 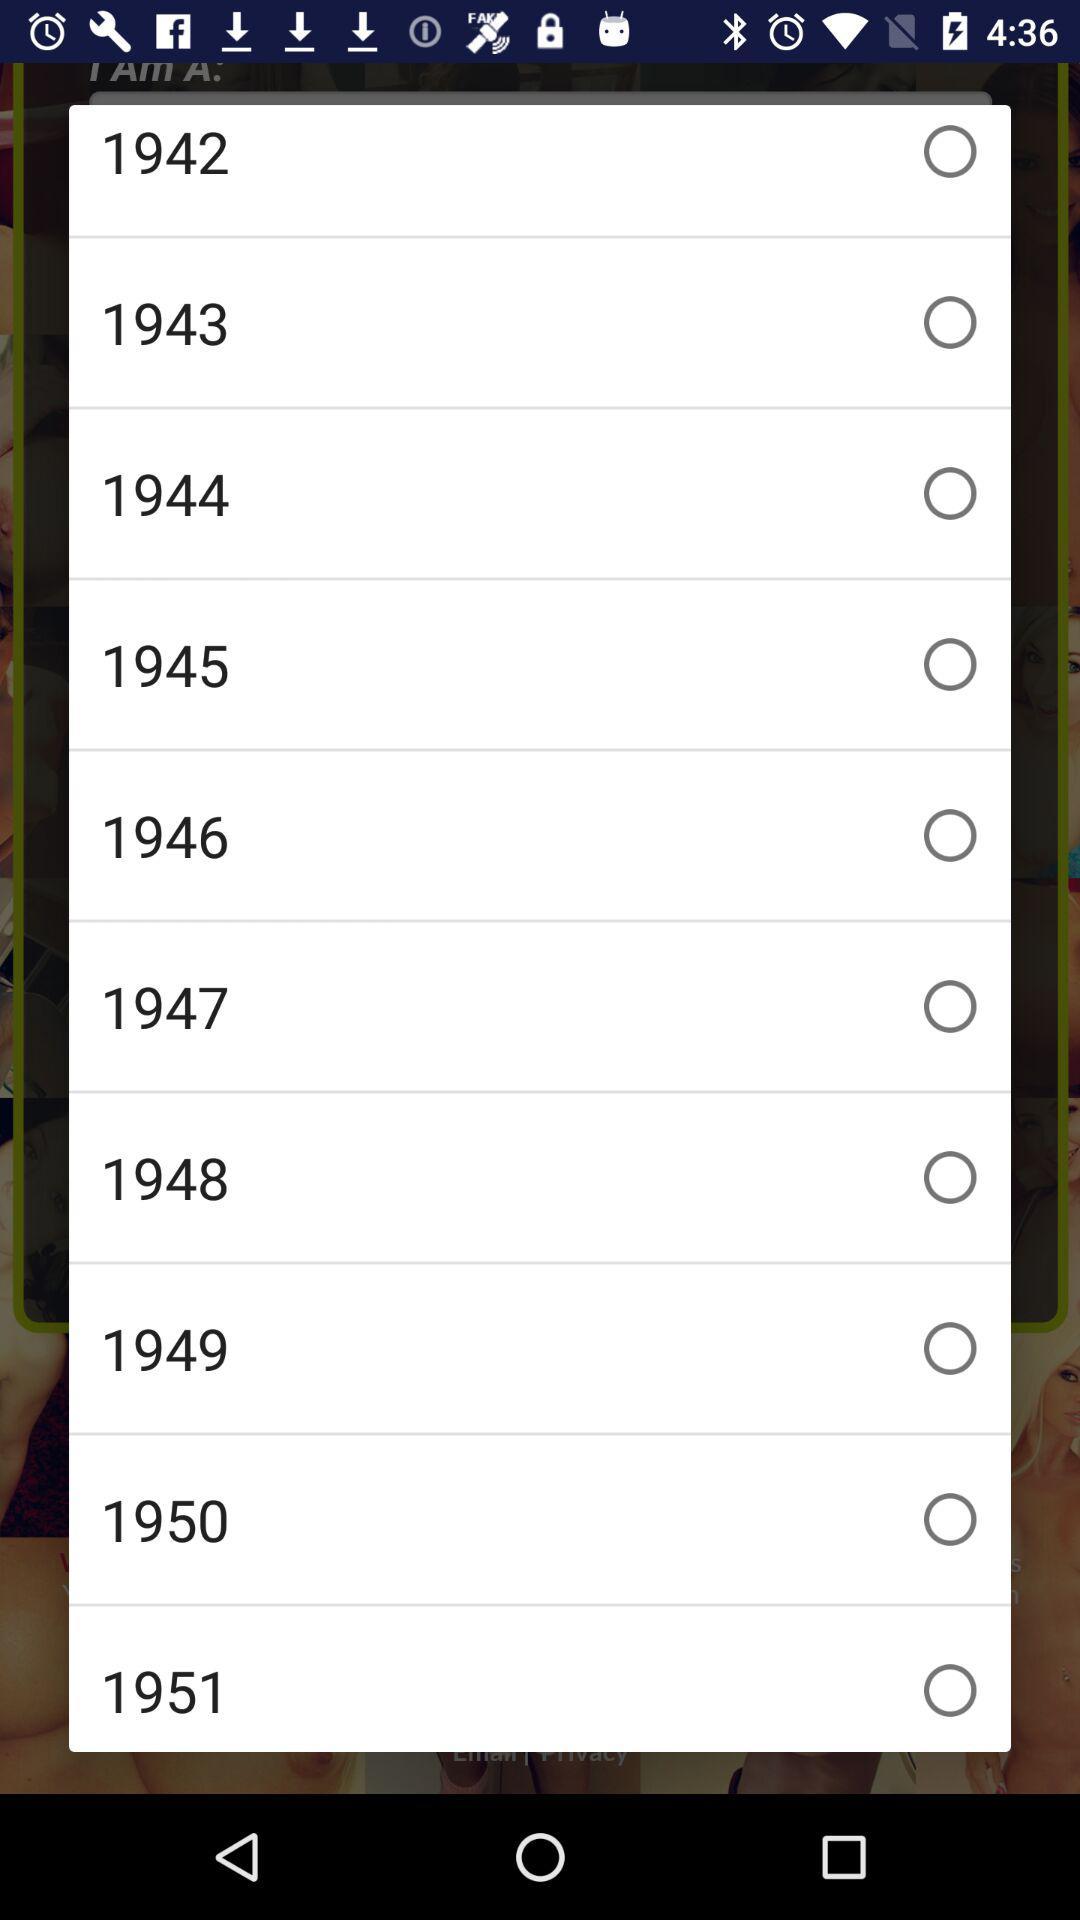 What do you see at coordinates (540, 1519) in the screenshot?
I see `the 1950 icon` at bounding box center [540, 1519].